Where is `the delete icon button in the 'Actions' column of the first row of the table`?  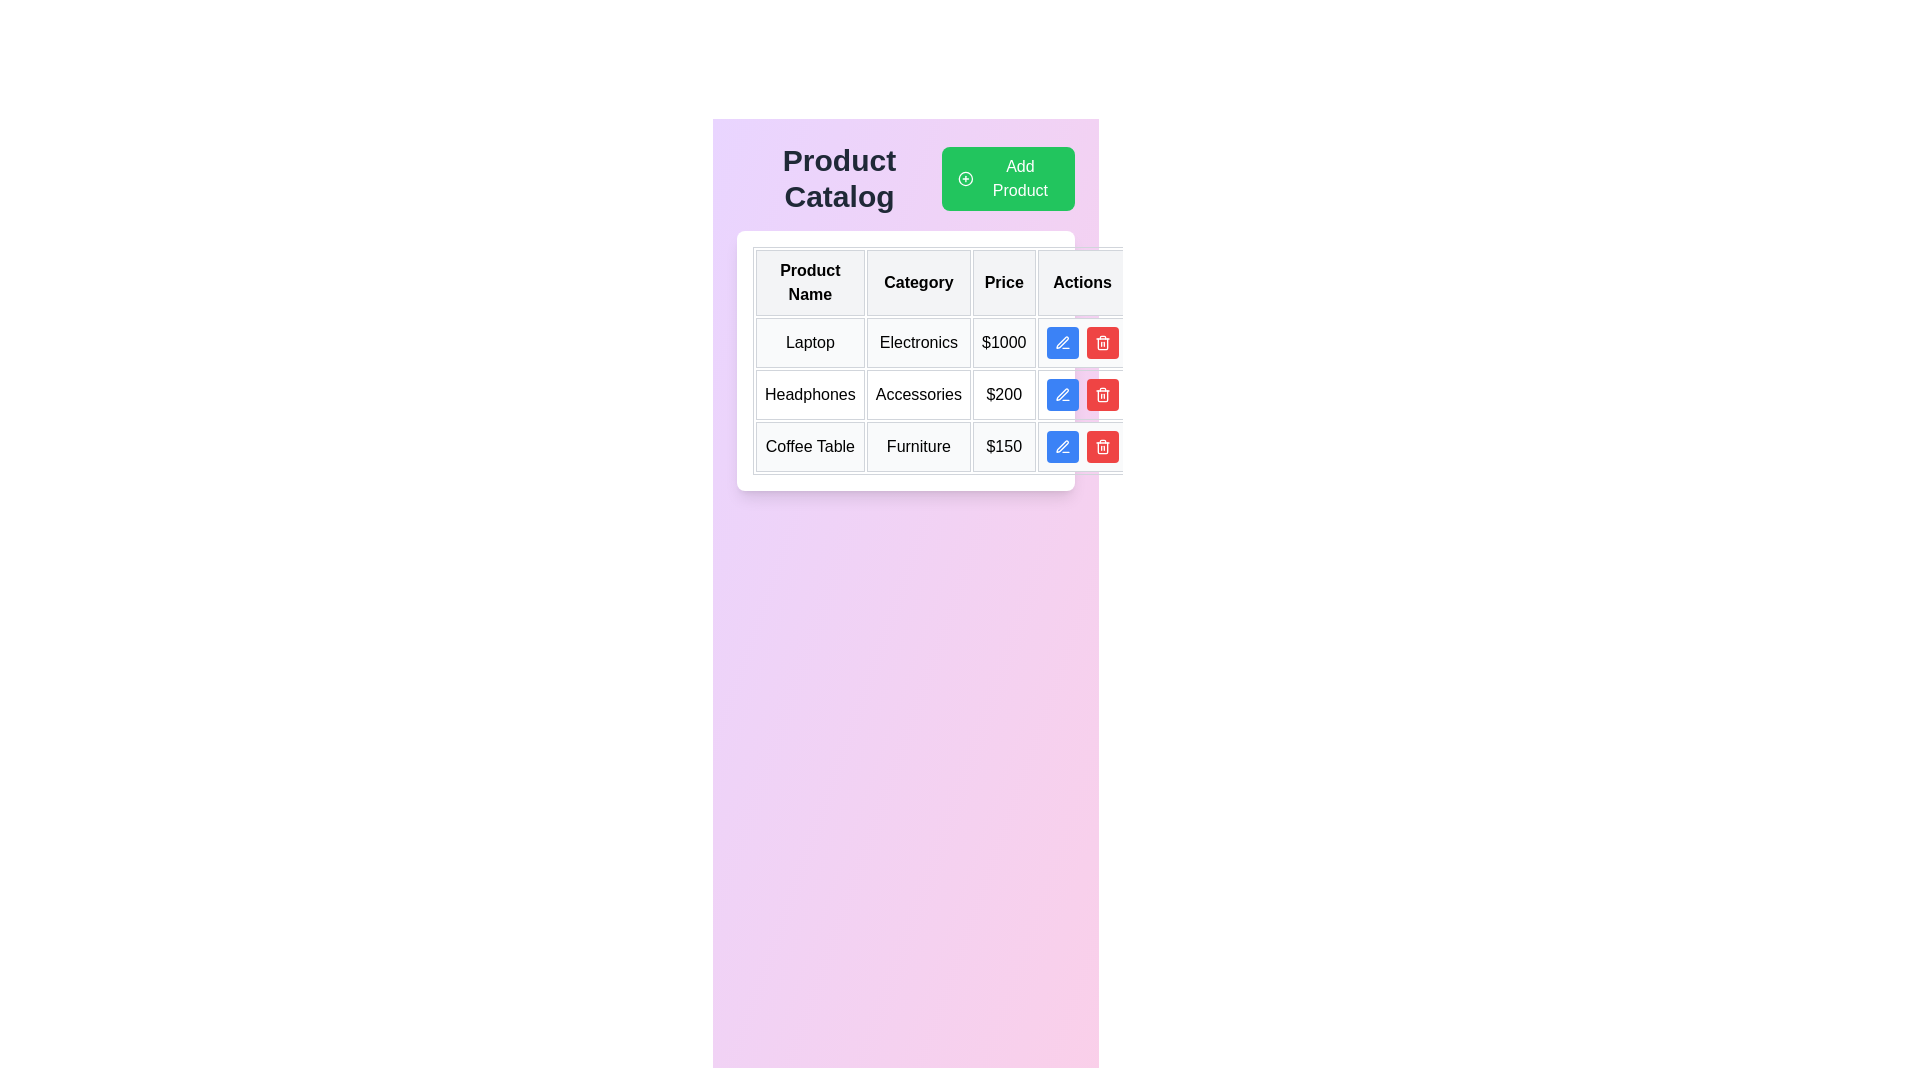 the delete icon button in the 'Actions' column of the first row of the table is located at coordinates (1101, 342).